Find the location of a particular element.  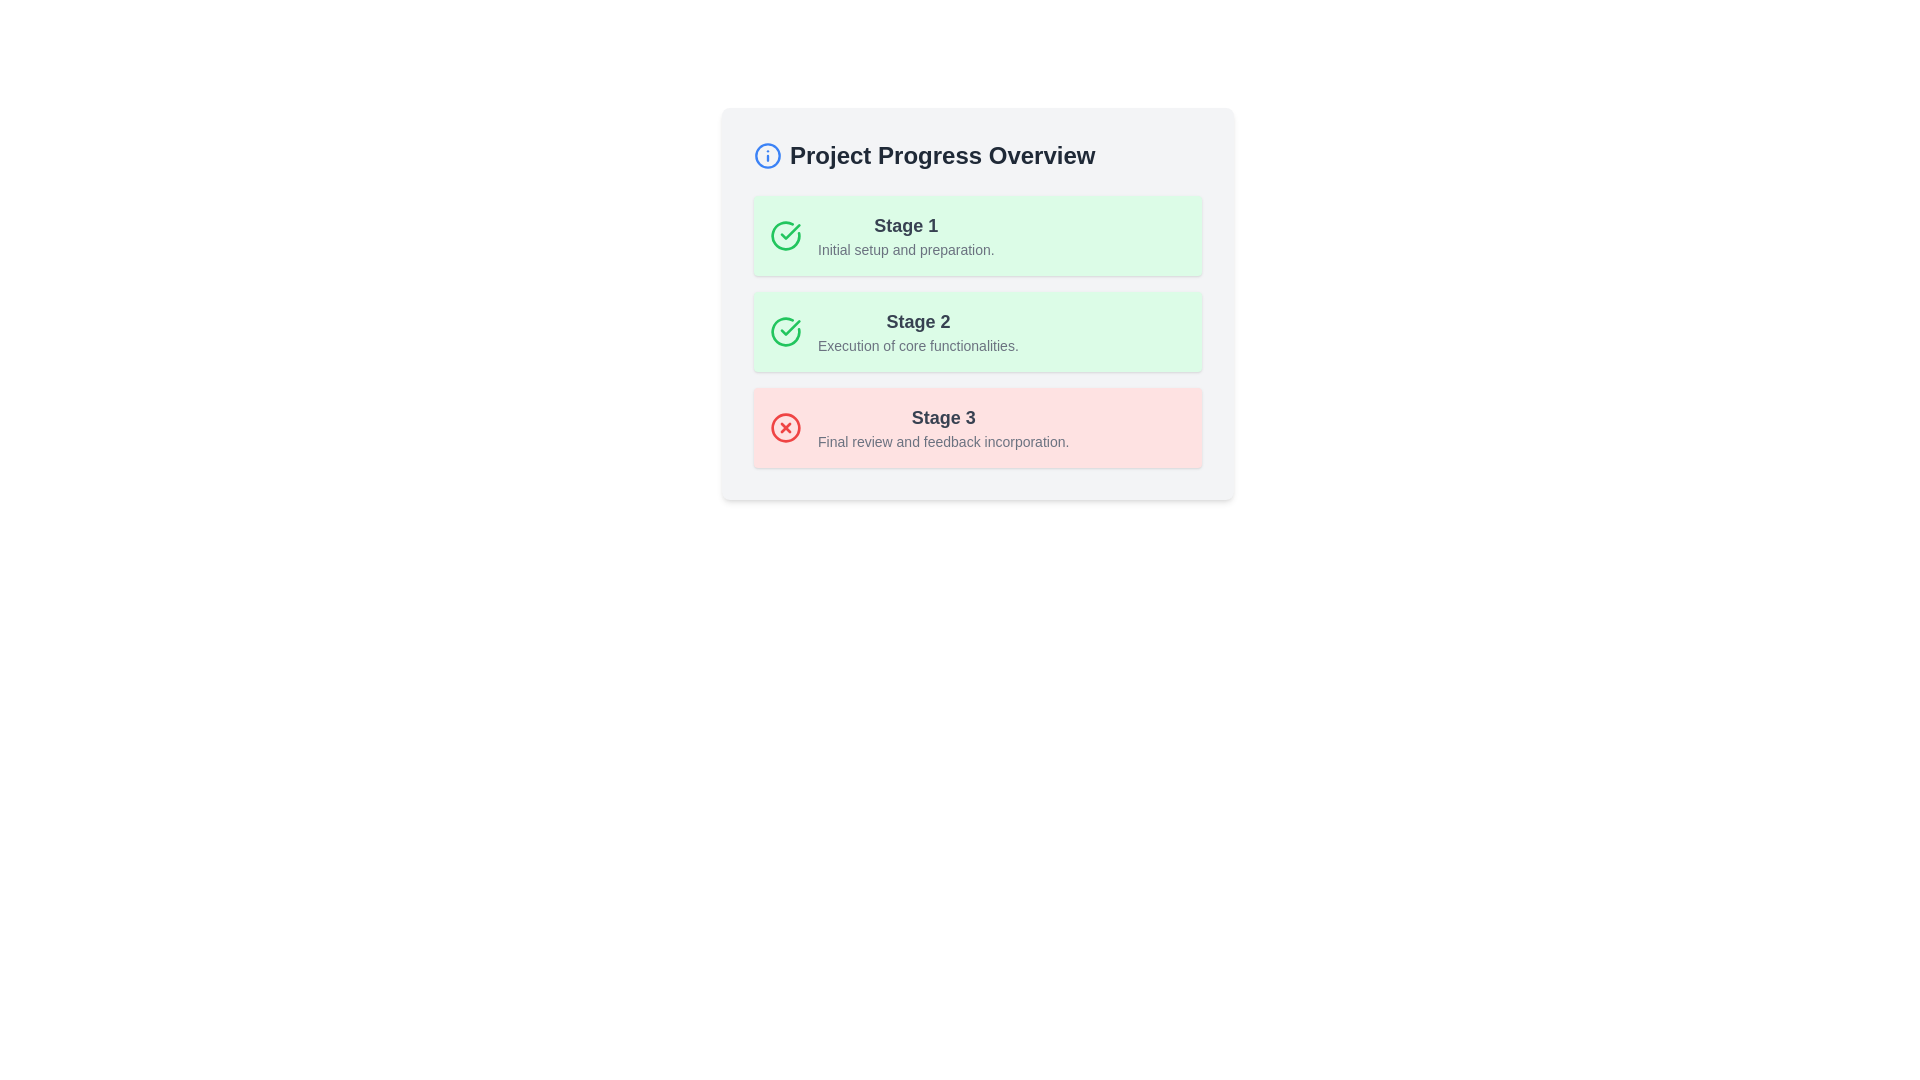

the Text label displaying 'Stage 2' with a bold font and light green background, which is the second item in a vertical list of stages is located at coordinates (917, 330).